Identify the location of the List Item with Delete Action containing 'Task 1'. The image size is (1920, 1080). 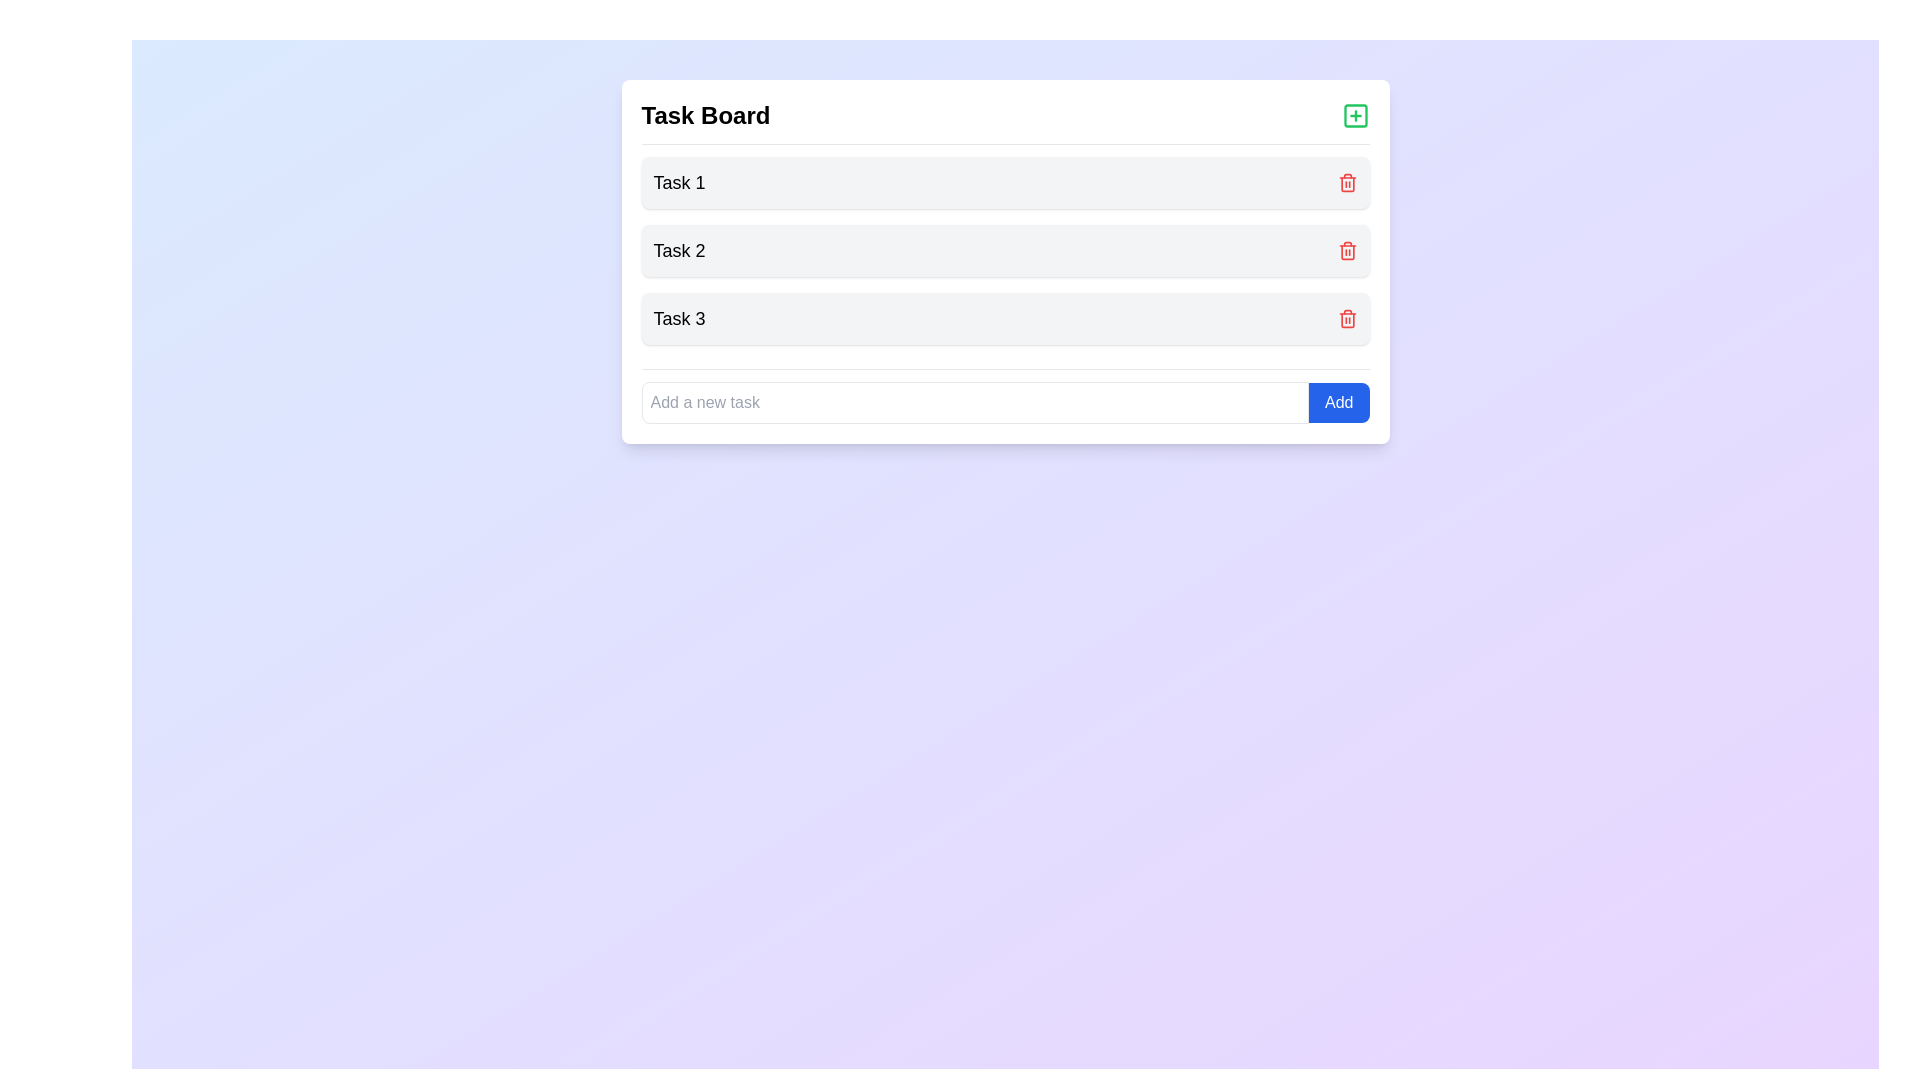
(1005, 182).